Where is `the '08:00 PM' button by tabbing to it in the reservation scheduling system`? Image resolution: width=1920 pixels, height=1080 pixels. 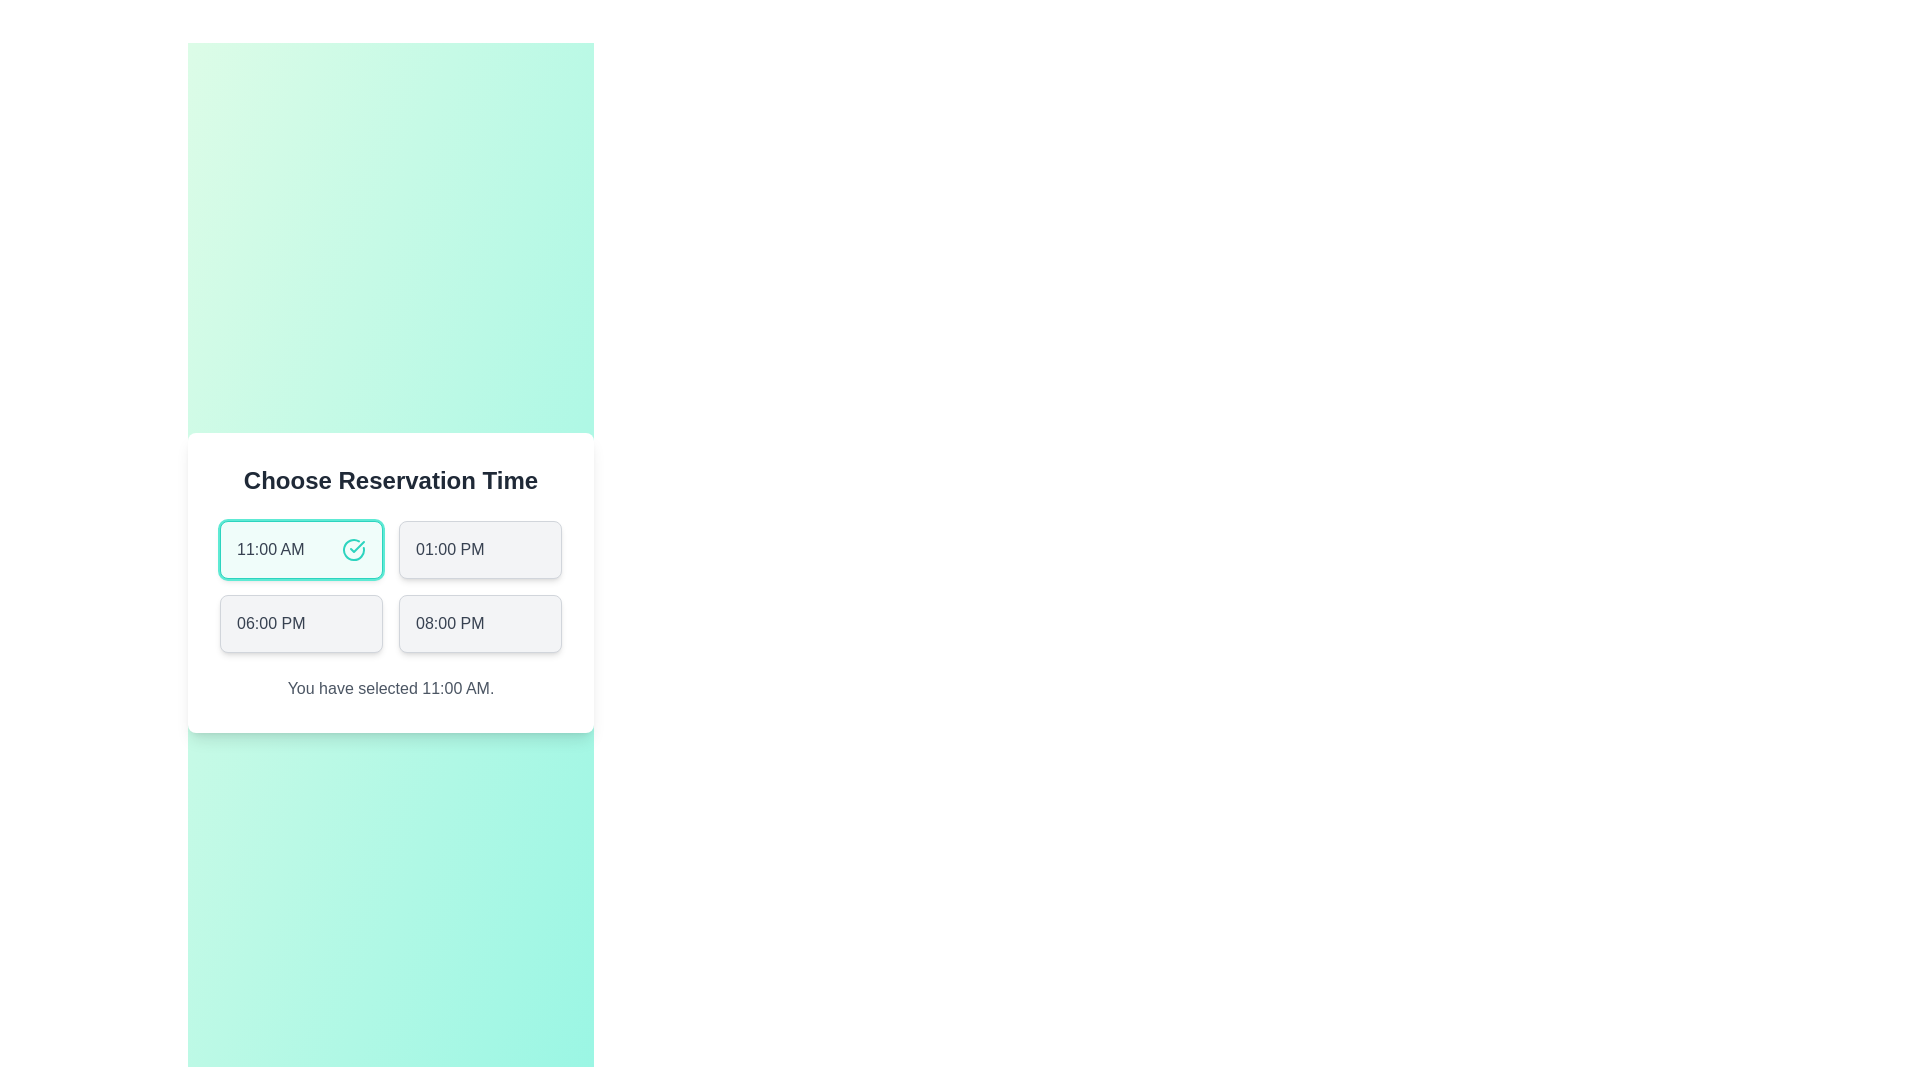 the '08:00 PM' button by tabbing to it in the reservation scheduling system is located at coordinates (480, 623).